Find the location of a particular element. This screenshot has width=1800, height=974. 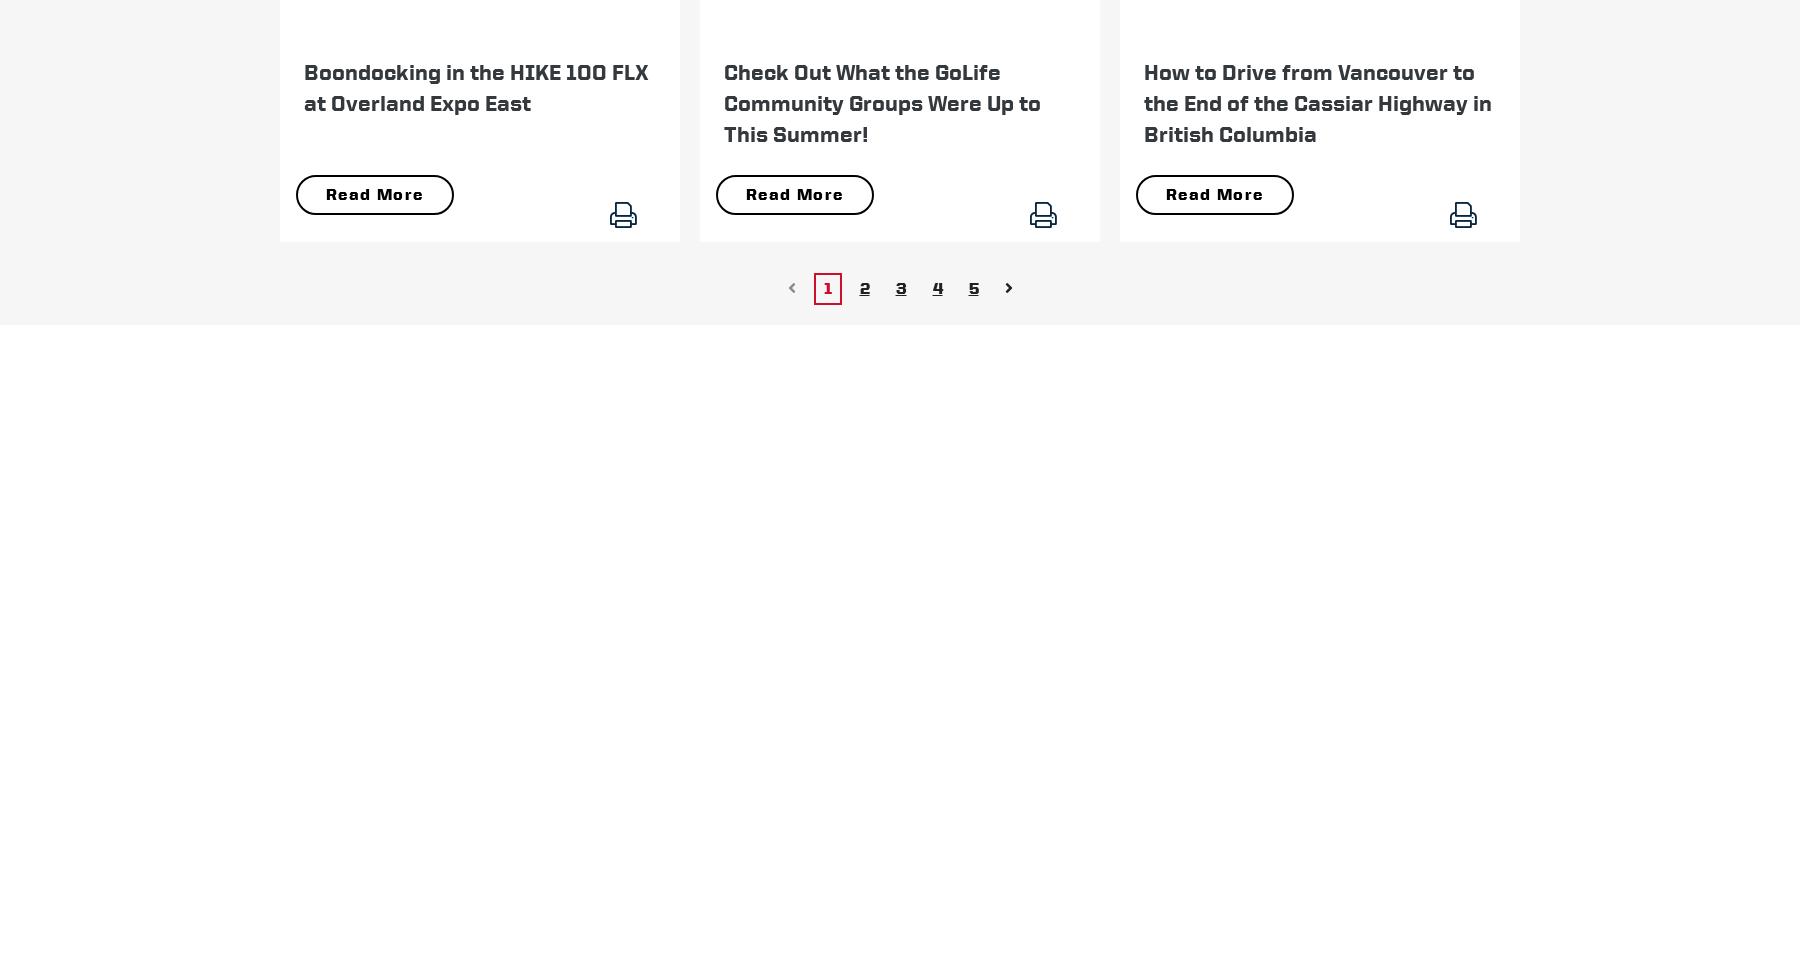

'How to Drive from Vancouver to the End of the Cassiar Highway in British Columbia' is located at coordinates (1317, 101).